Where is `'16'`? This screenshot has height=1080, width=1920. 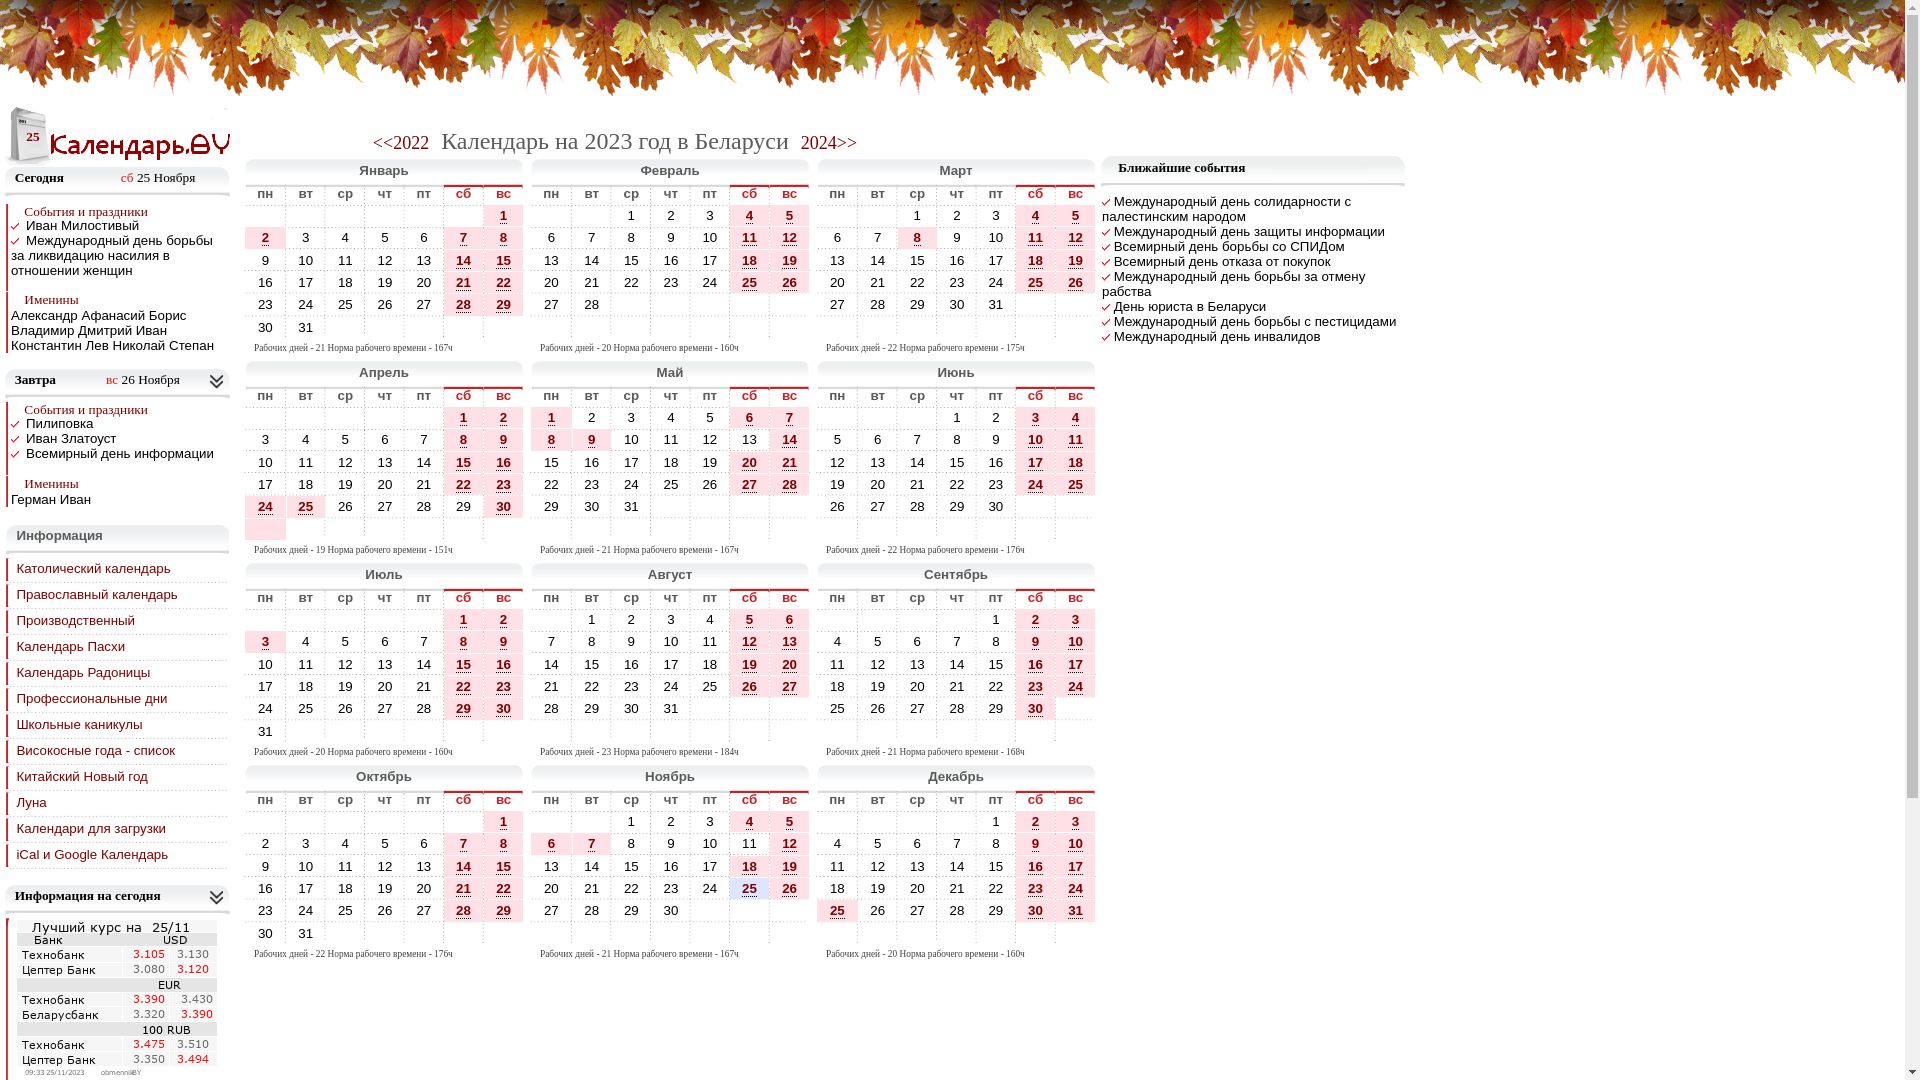
'16' is located at coordinates (652, 259).